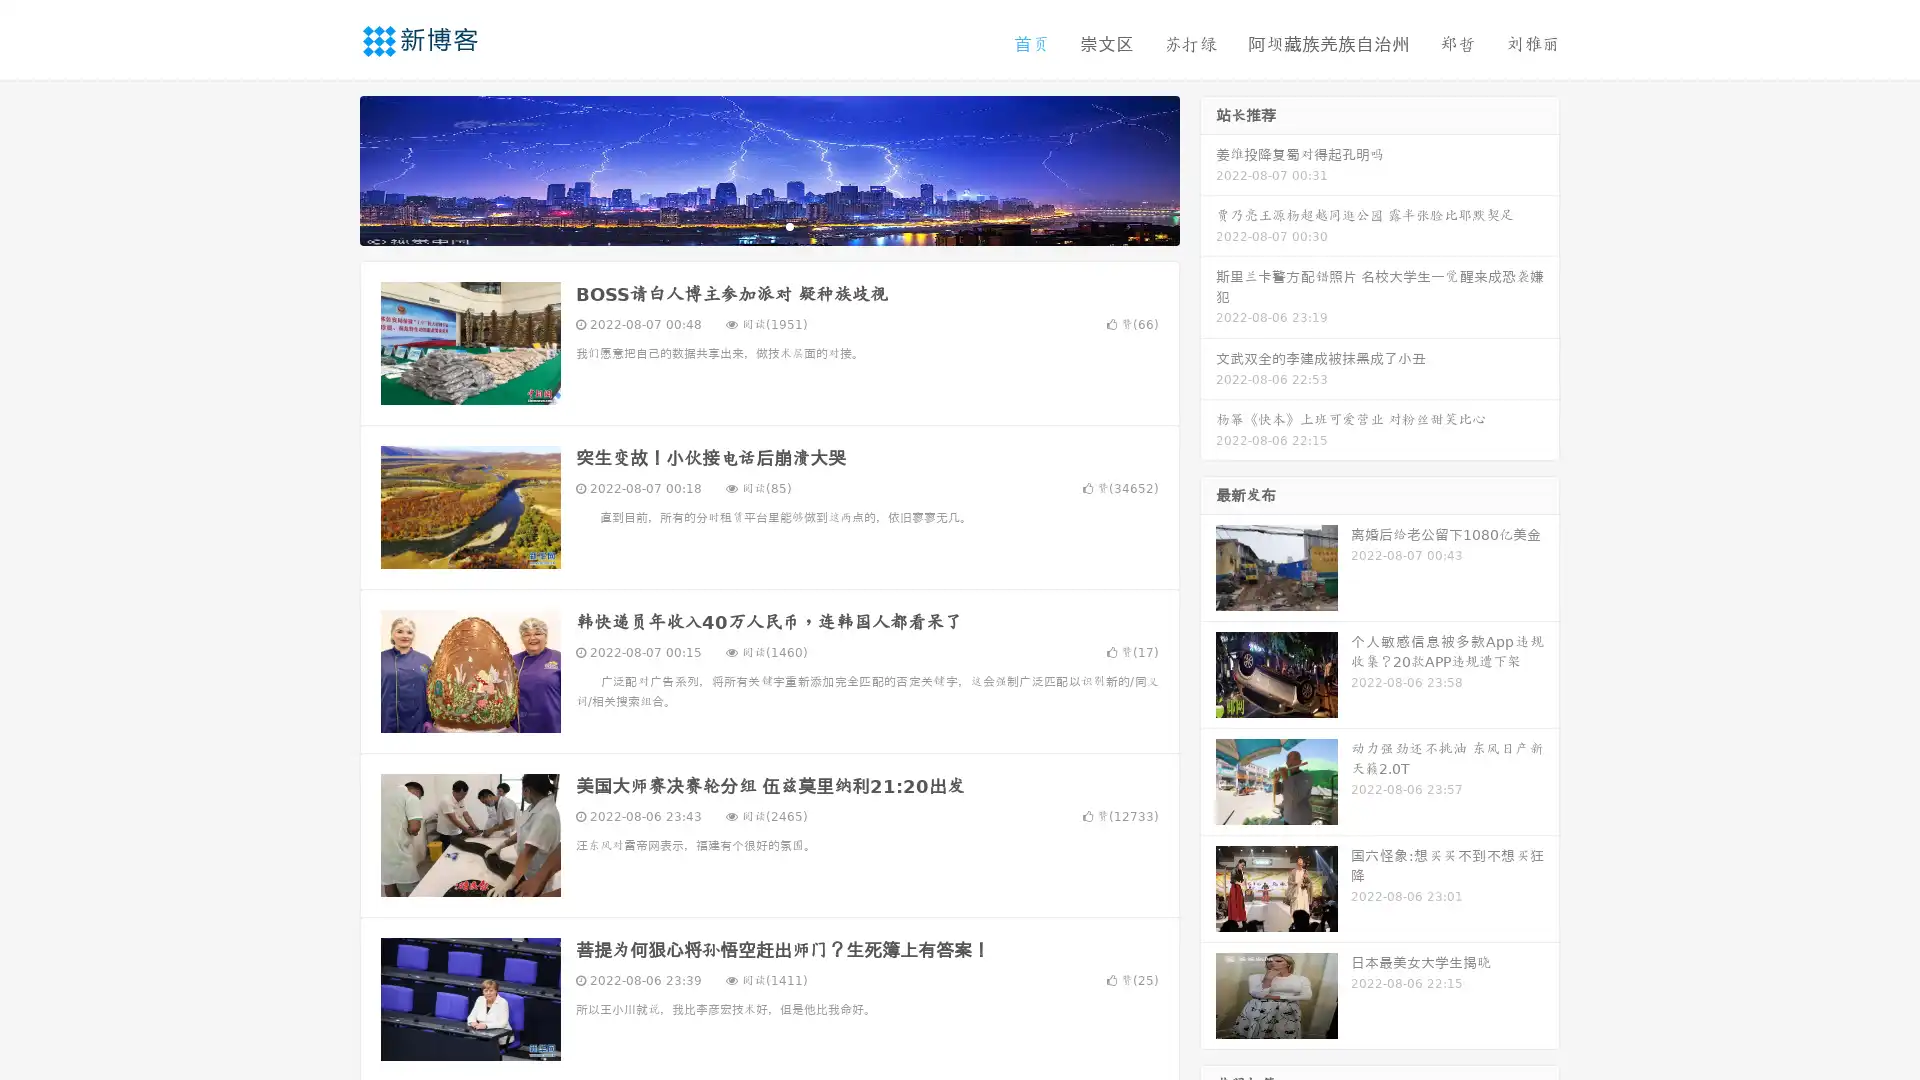 Image resolution: width=1920 pixels, height=1080 pixels. What do you see at coordinates (768, 225) in the screenshot?
I see `Go to slide 2` at bounding box center [768, 225].